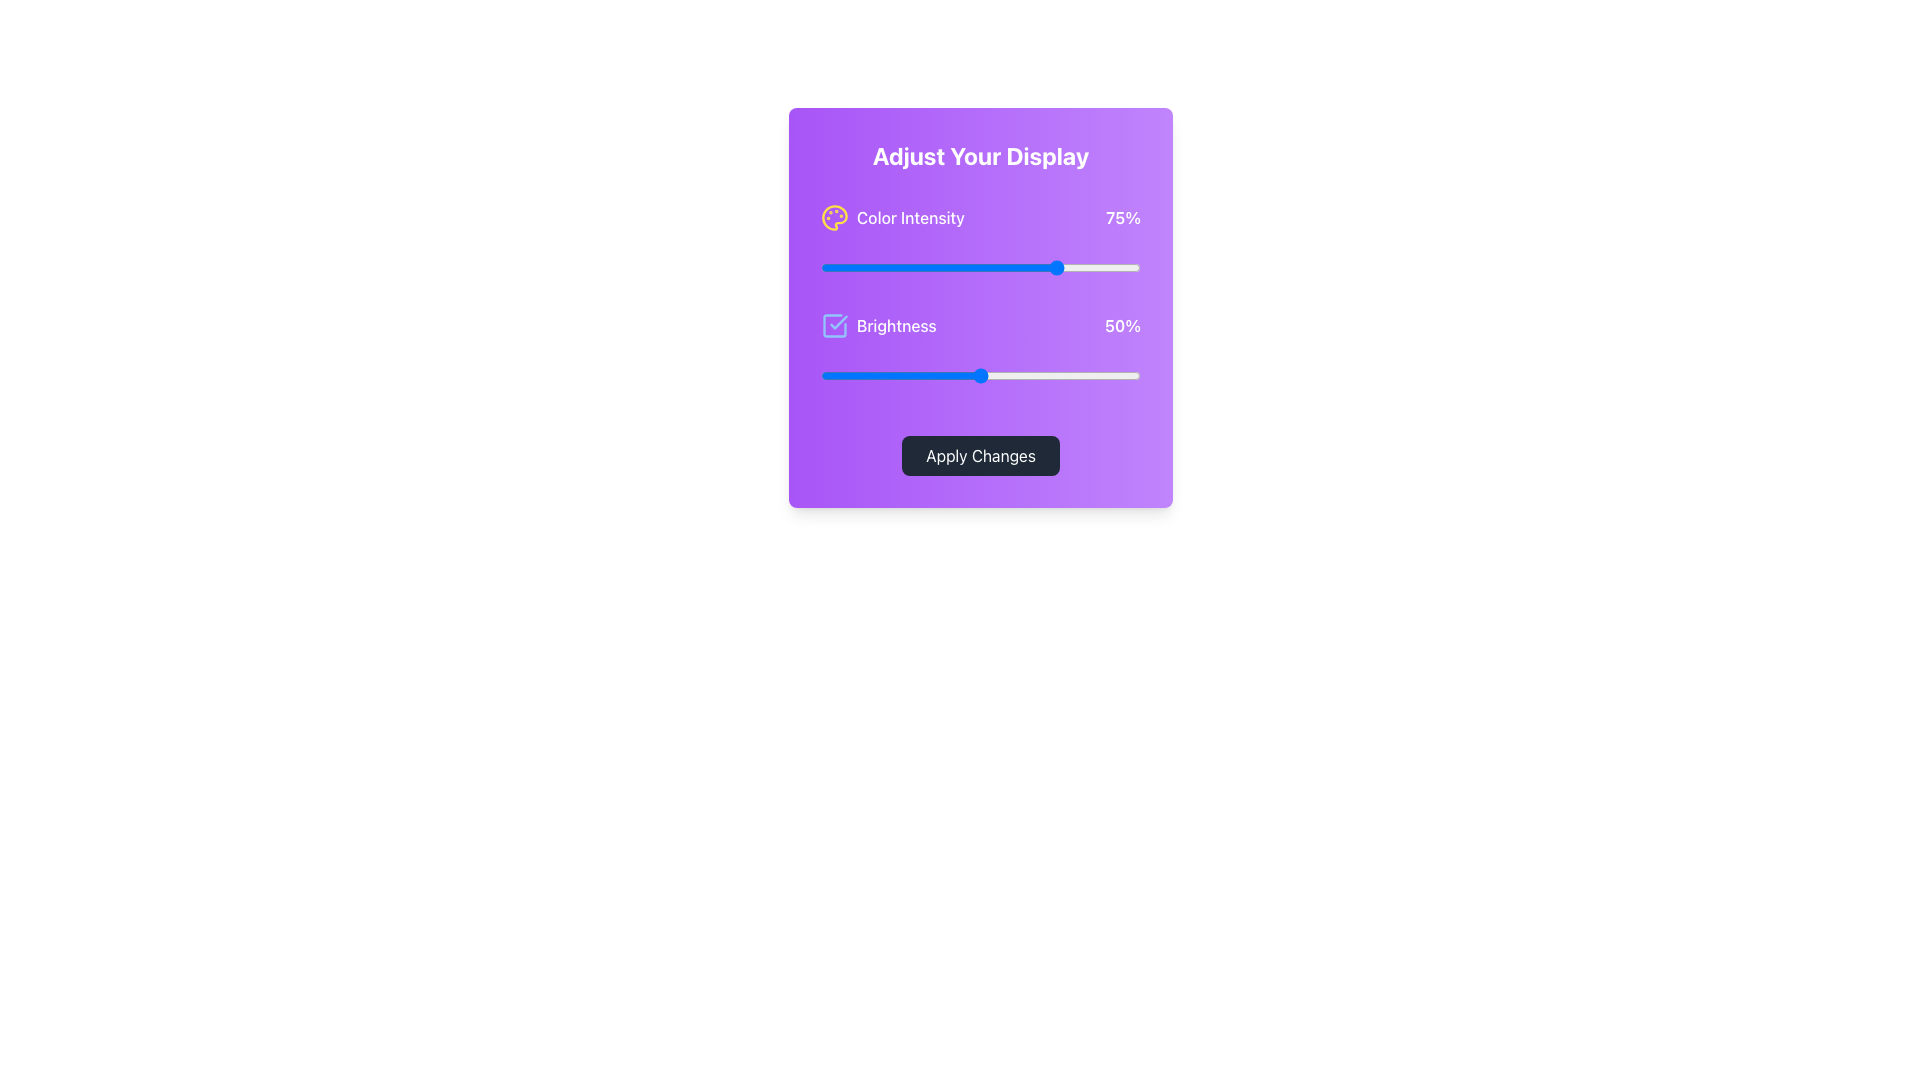 This screenshot has height=1080, width=1920. What do you see at coordinates (1123, 218) in the screenshot?
I see `the text display showing '75%' in a white, bold font style on a purple background, which is positioned adjacent to the 'Color Intensity' label and icon` at bounding box center [1123, 218].